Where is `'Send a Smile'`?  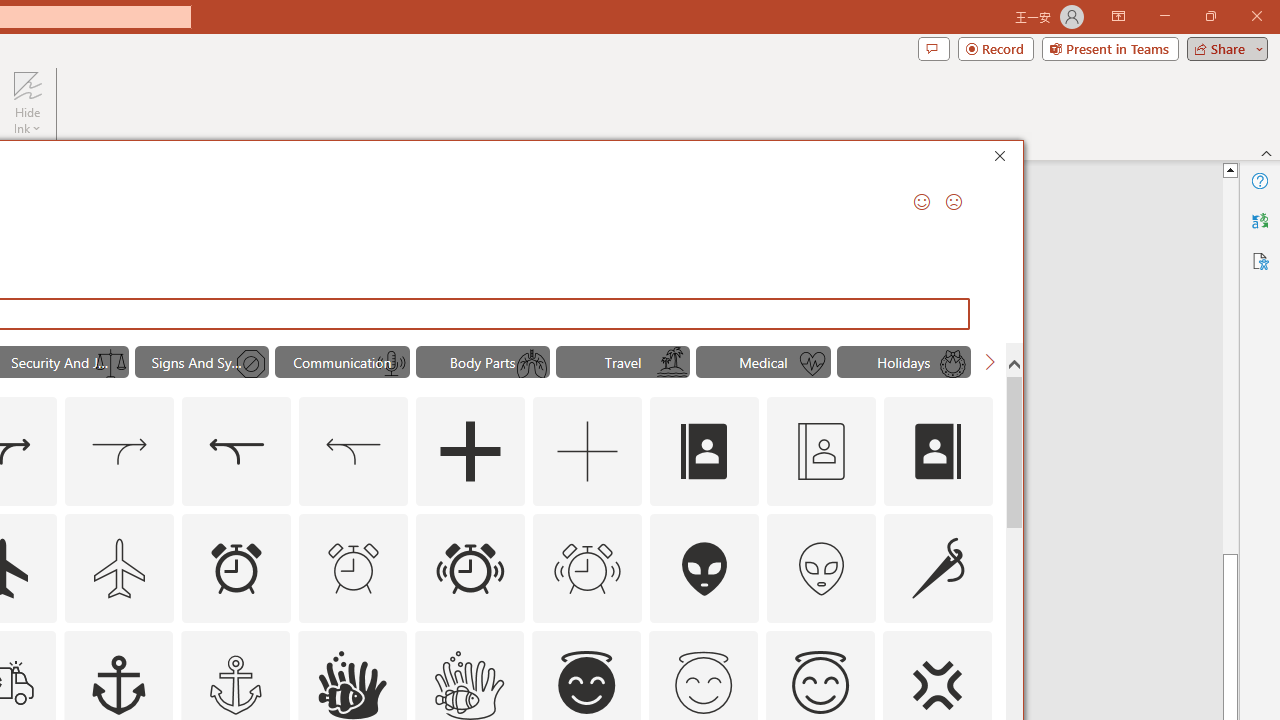 'Send a Smile' is located at coordinates (921, 201).